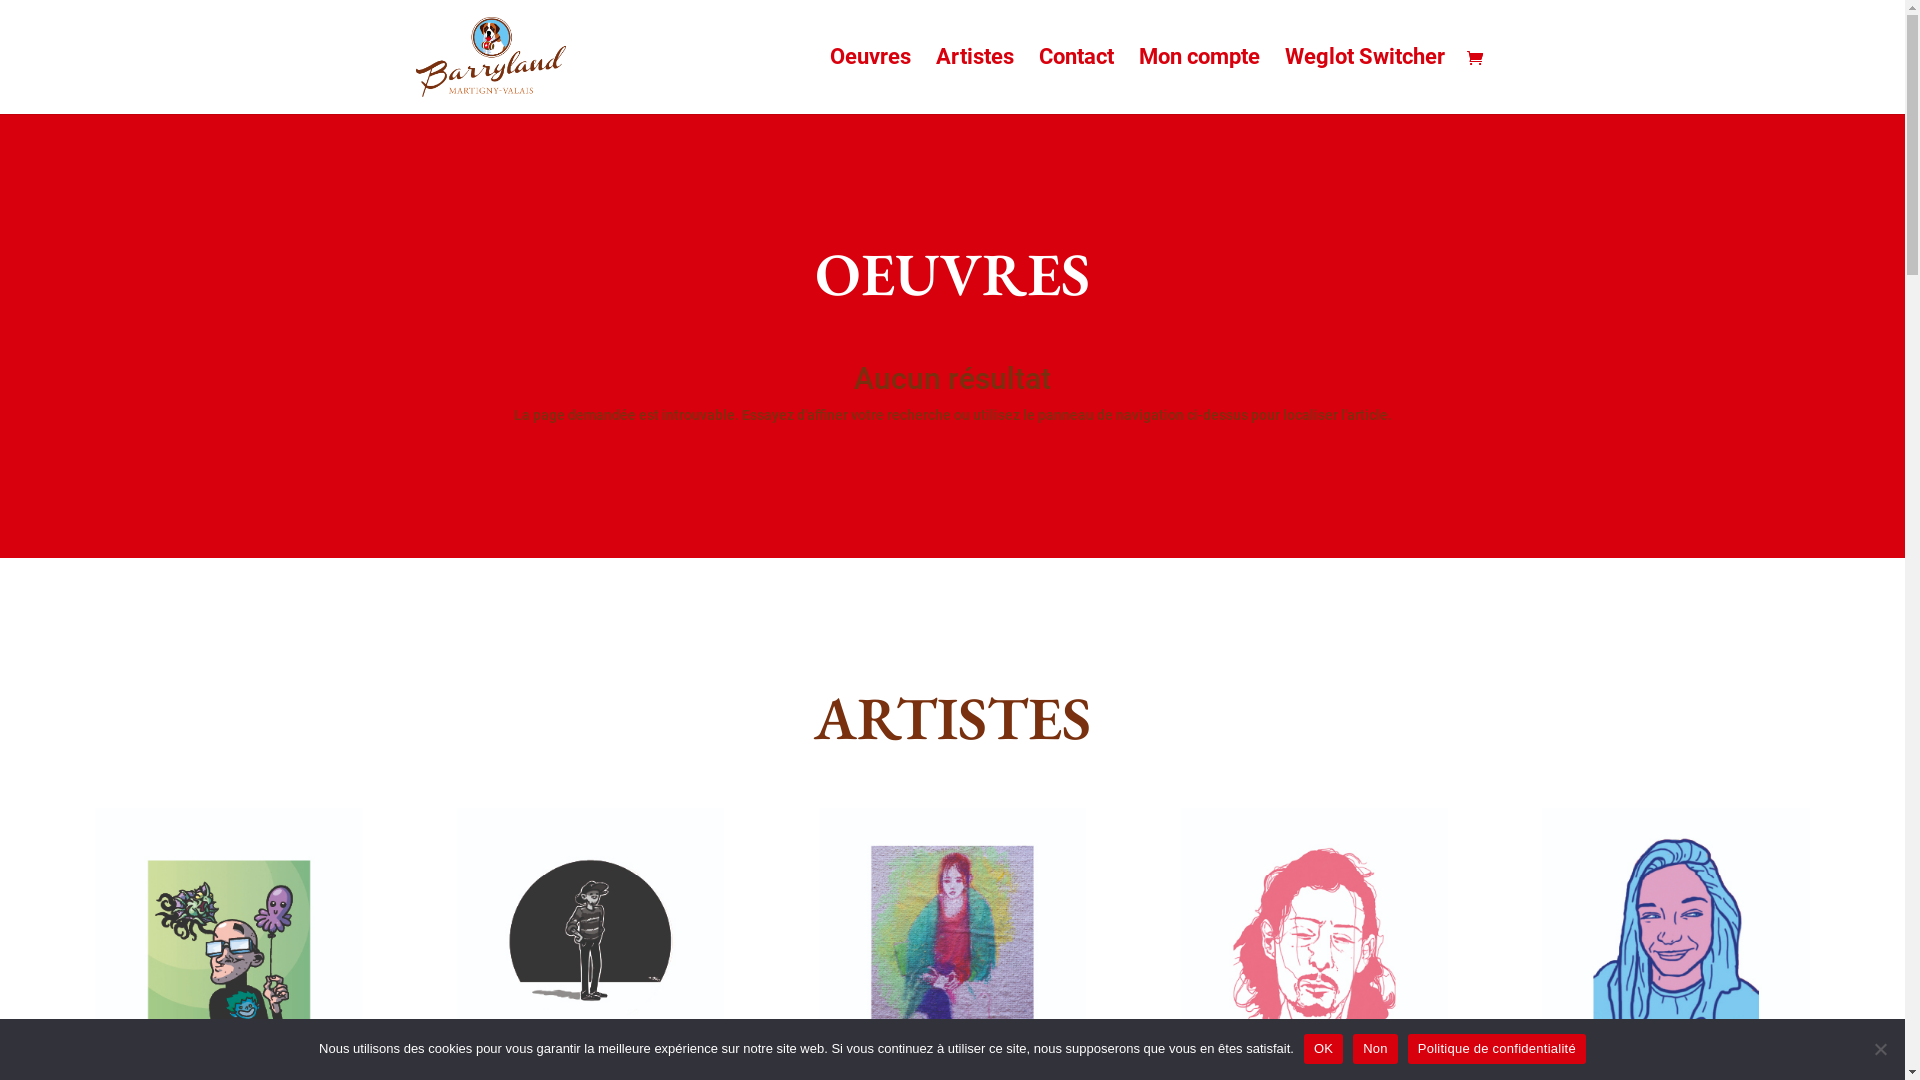  Describe the element at coordinates (228, 941) in the screenshot. I see `'Guillaume_Mayor-100'` at that location.